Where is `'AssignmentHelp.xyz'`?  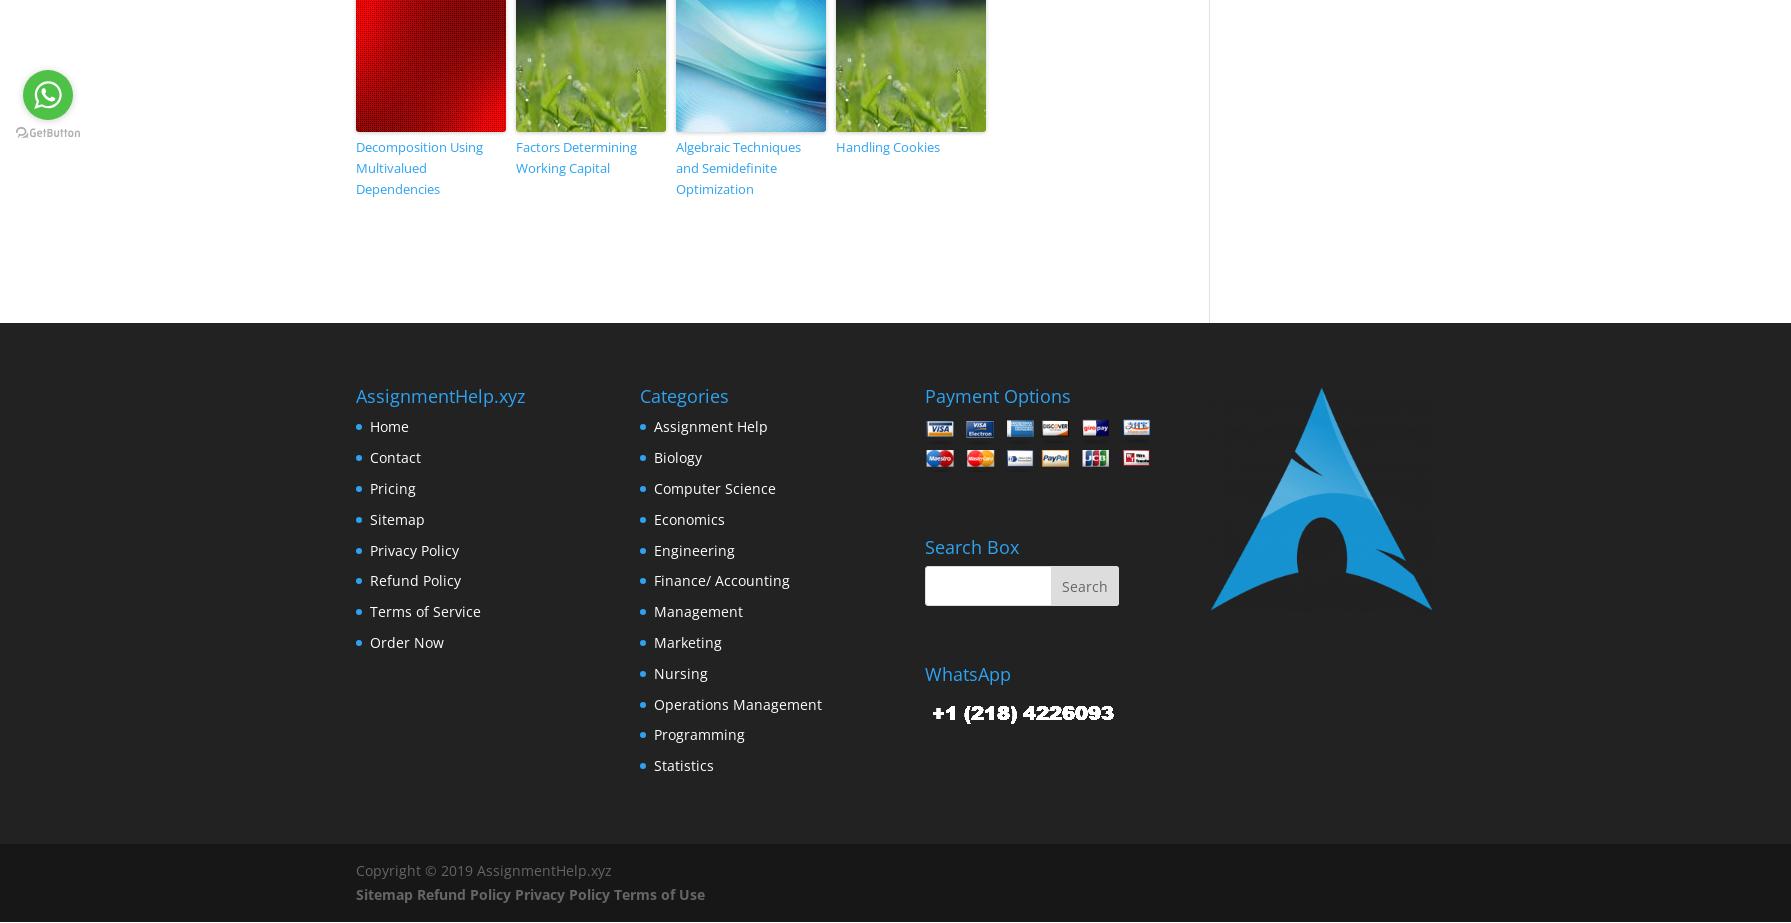 'AssignmentHelp.xyz' is located at coordinates (439, 395).